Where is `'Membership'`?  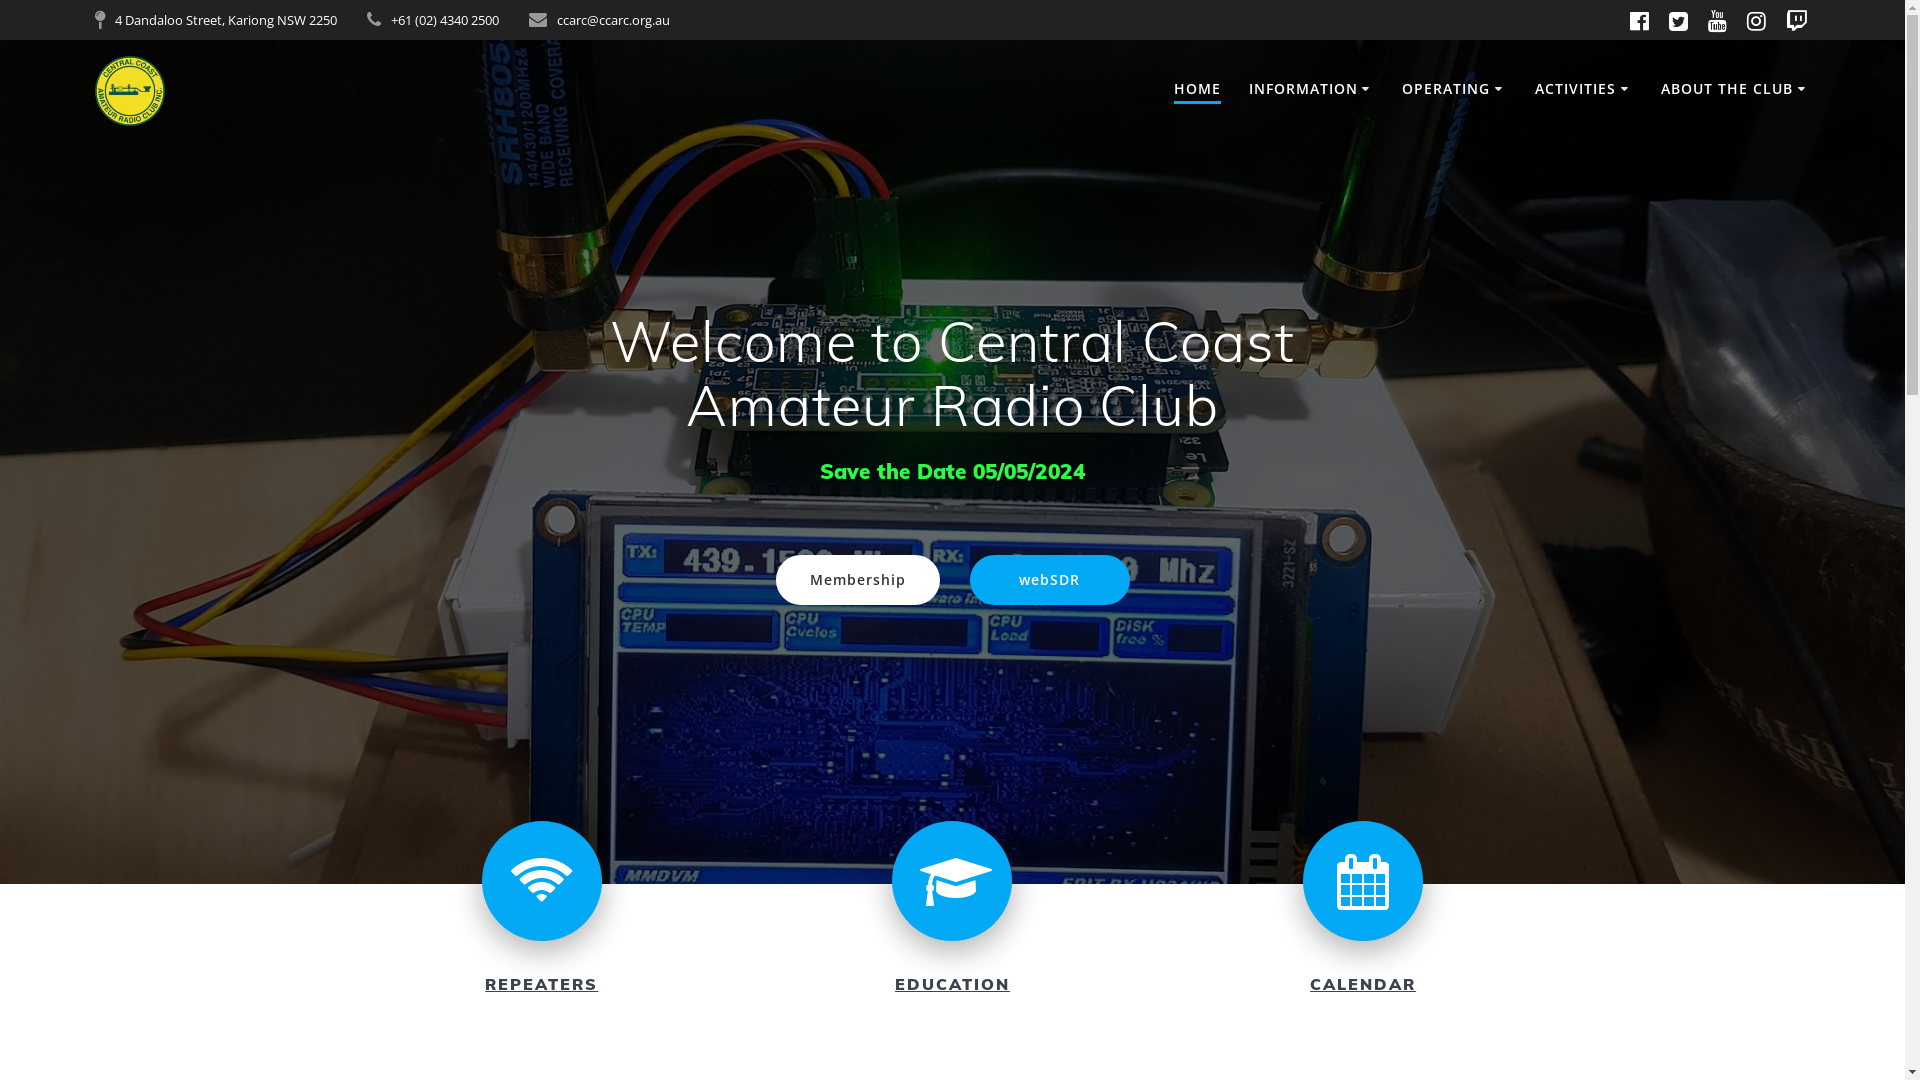 'Membership' is located at coordinates (858, 579).